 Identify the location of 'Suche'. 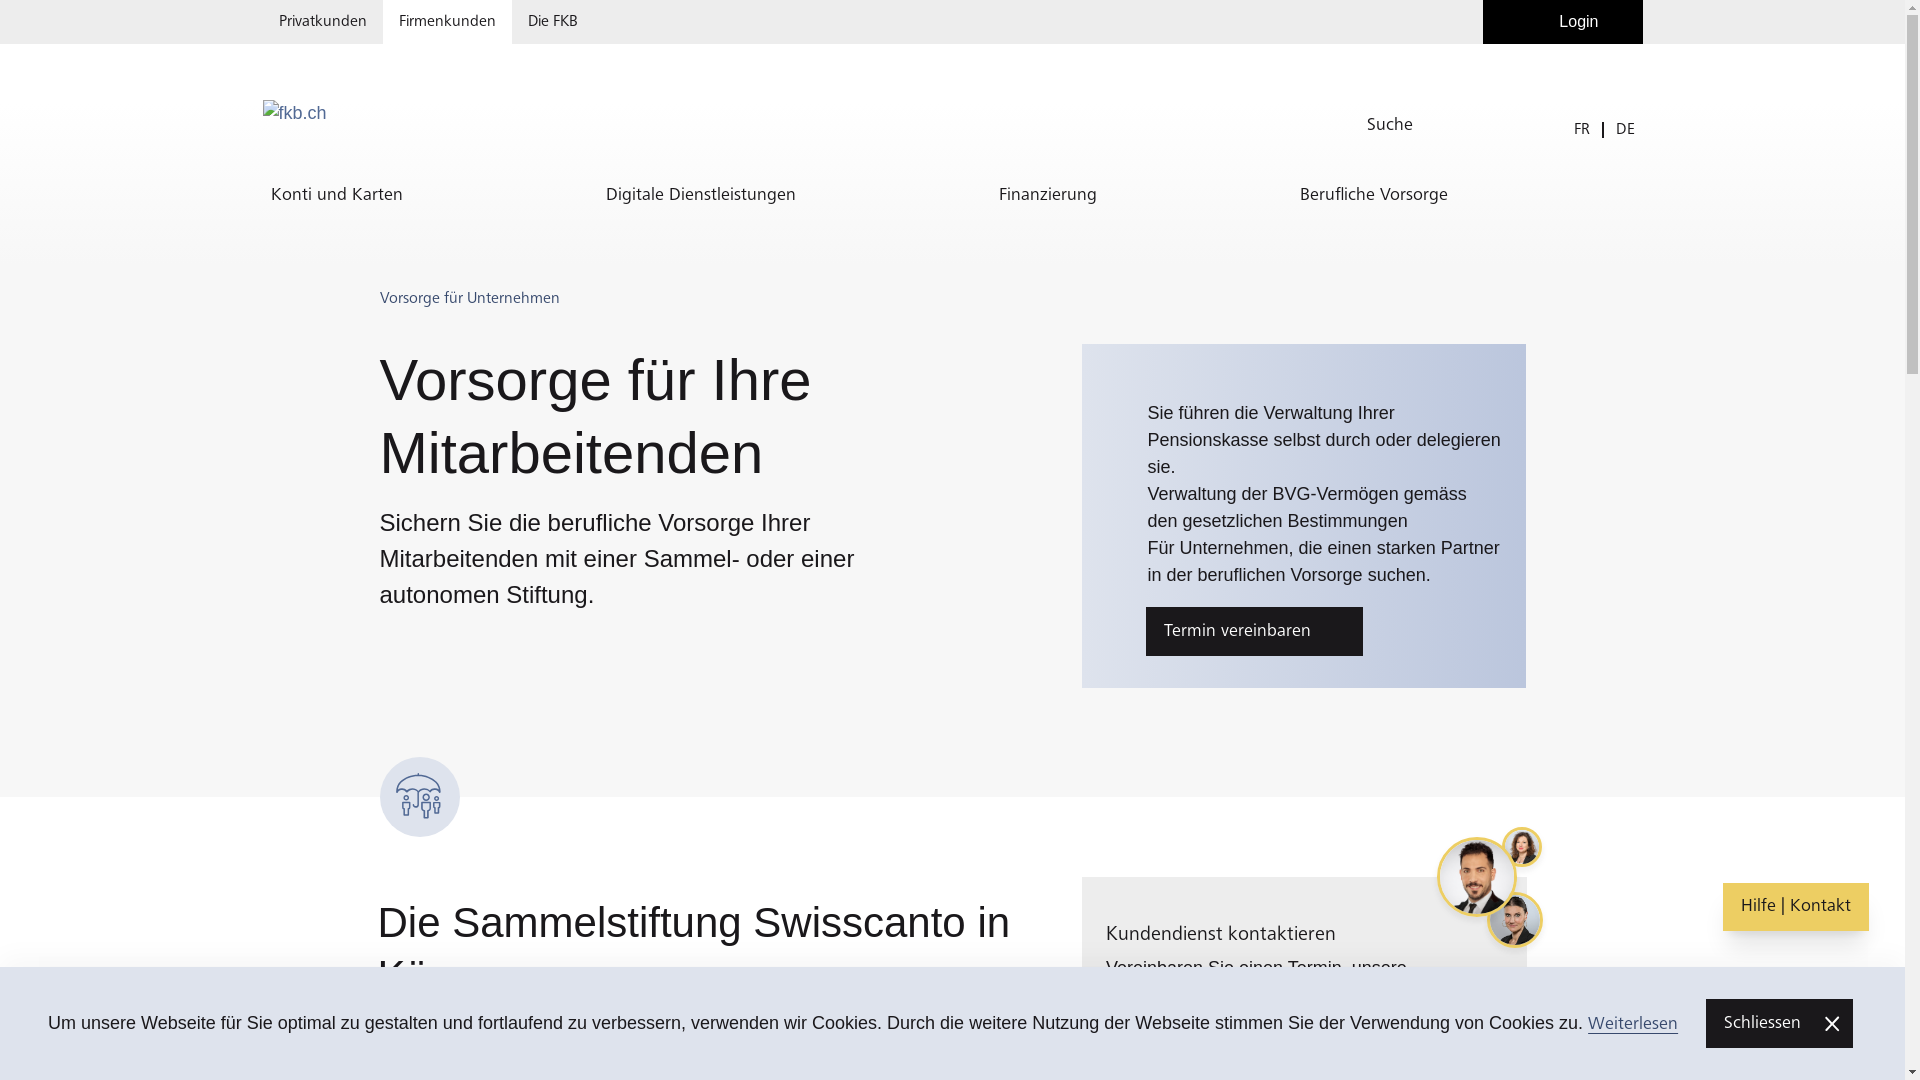
(1469, 125).